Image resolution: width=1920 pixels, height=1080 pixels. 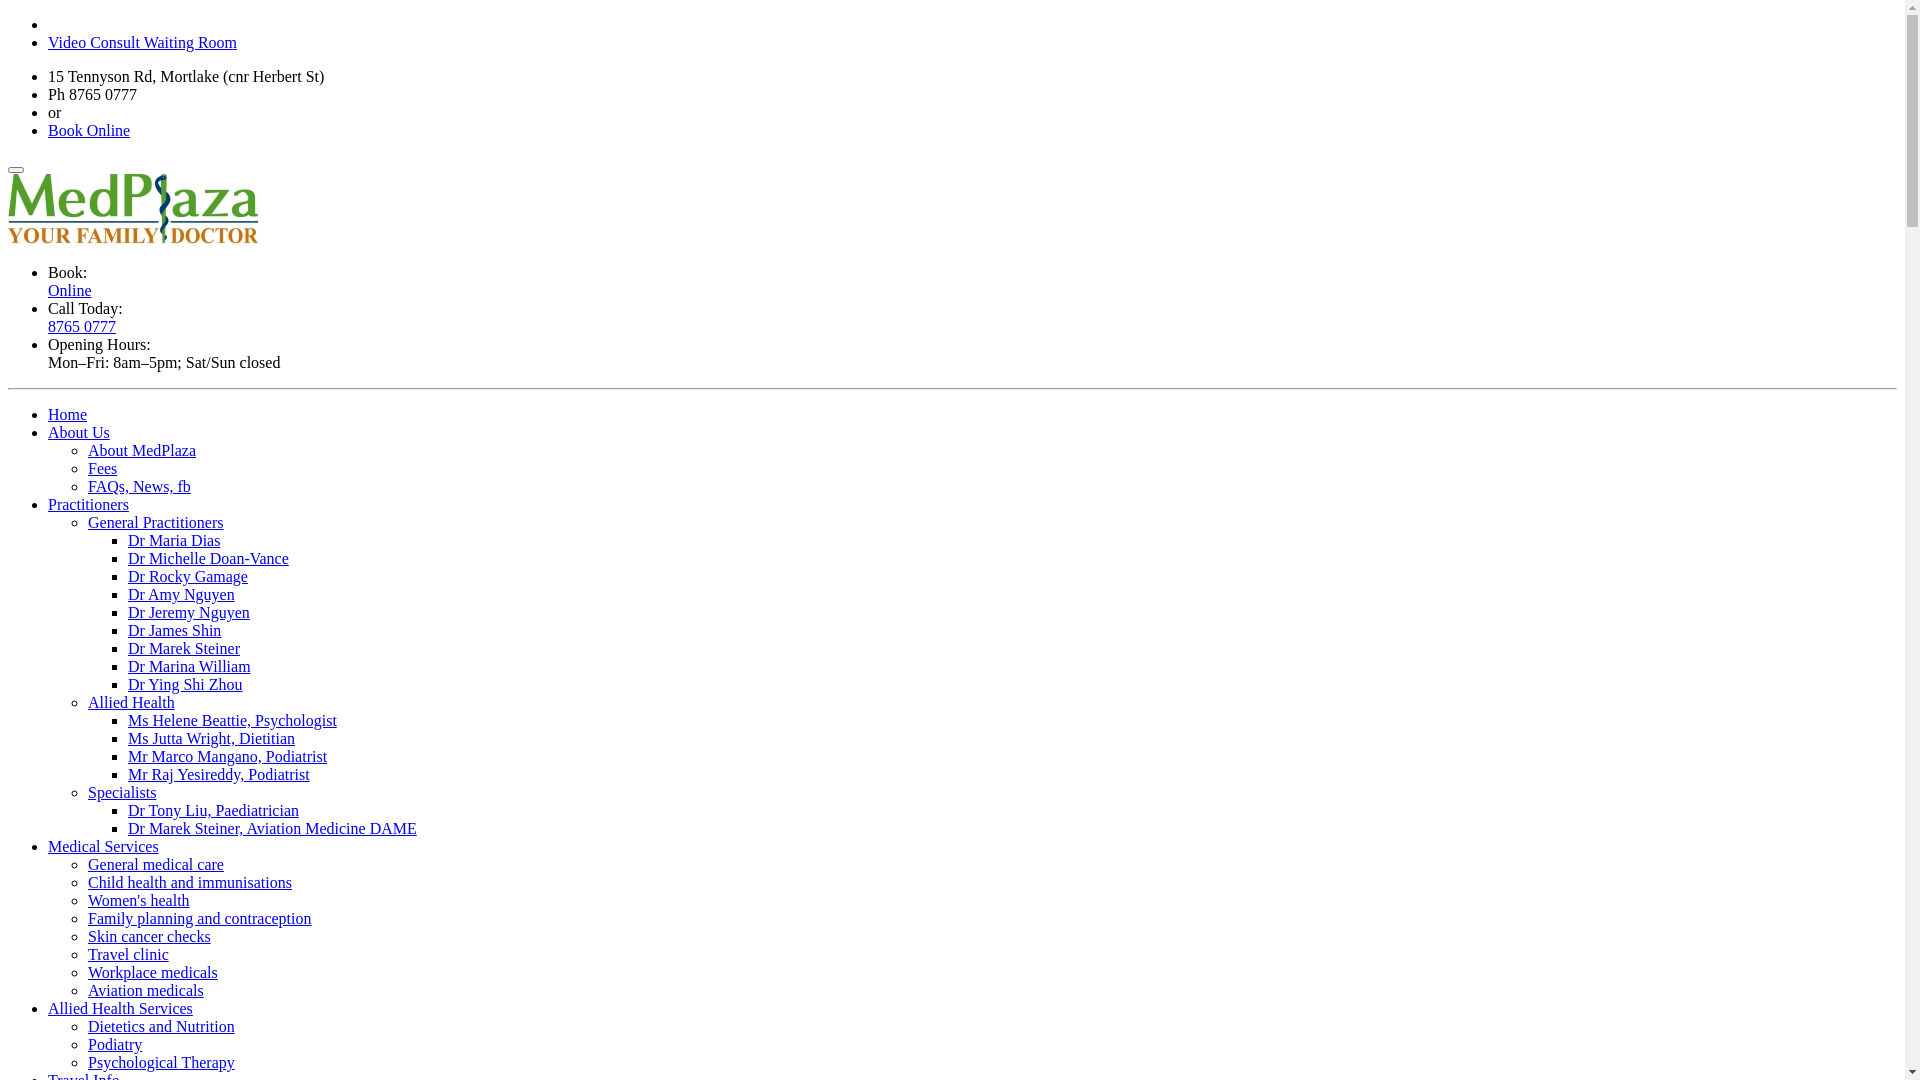 I want to click on 'Dr Ying Shi Zhou', so click(x=127, y=683).